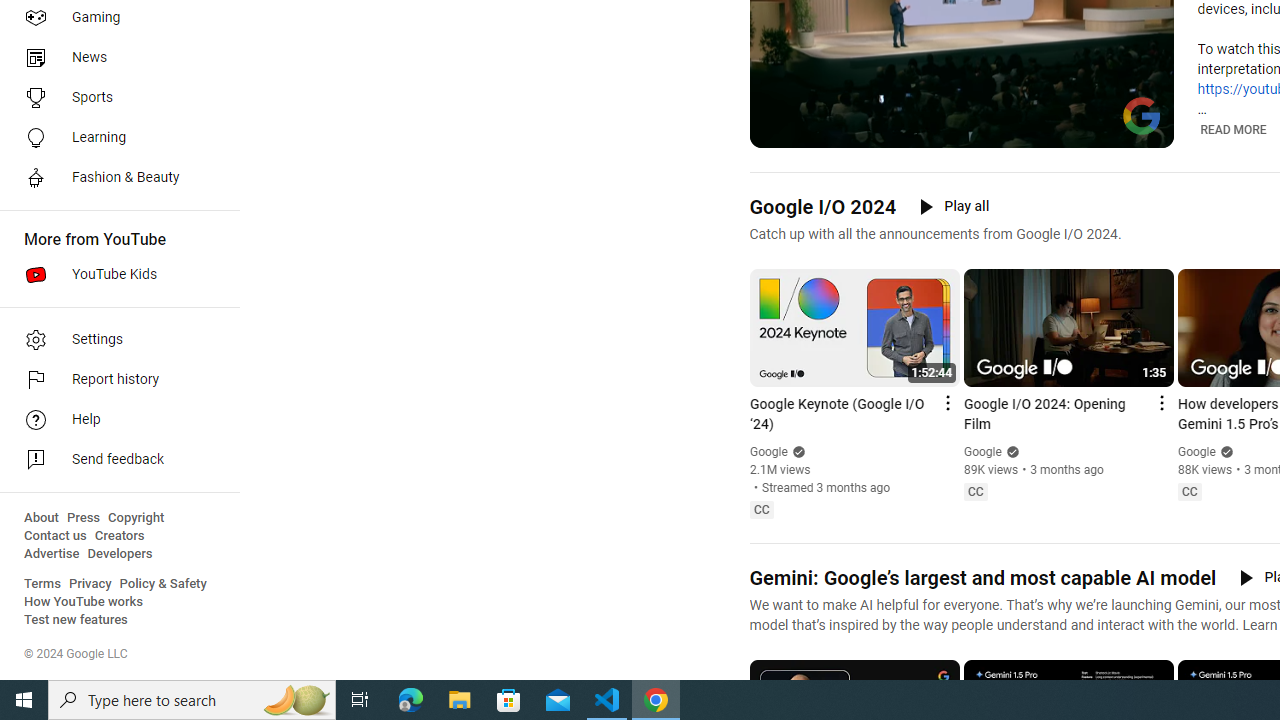  What do you see at coordinates (112, 56) in the screenshot?
I see `'News'` at bounding box center [112, 56].